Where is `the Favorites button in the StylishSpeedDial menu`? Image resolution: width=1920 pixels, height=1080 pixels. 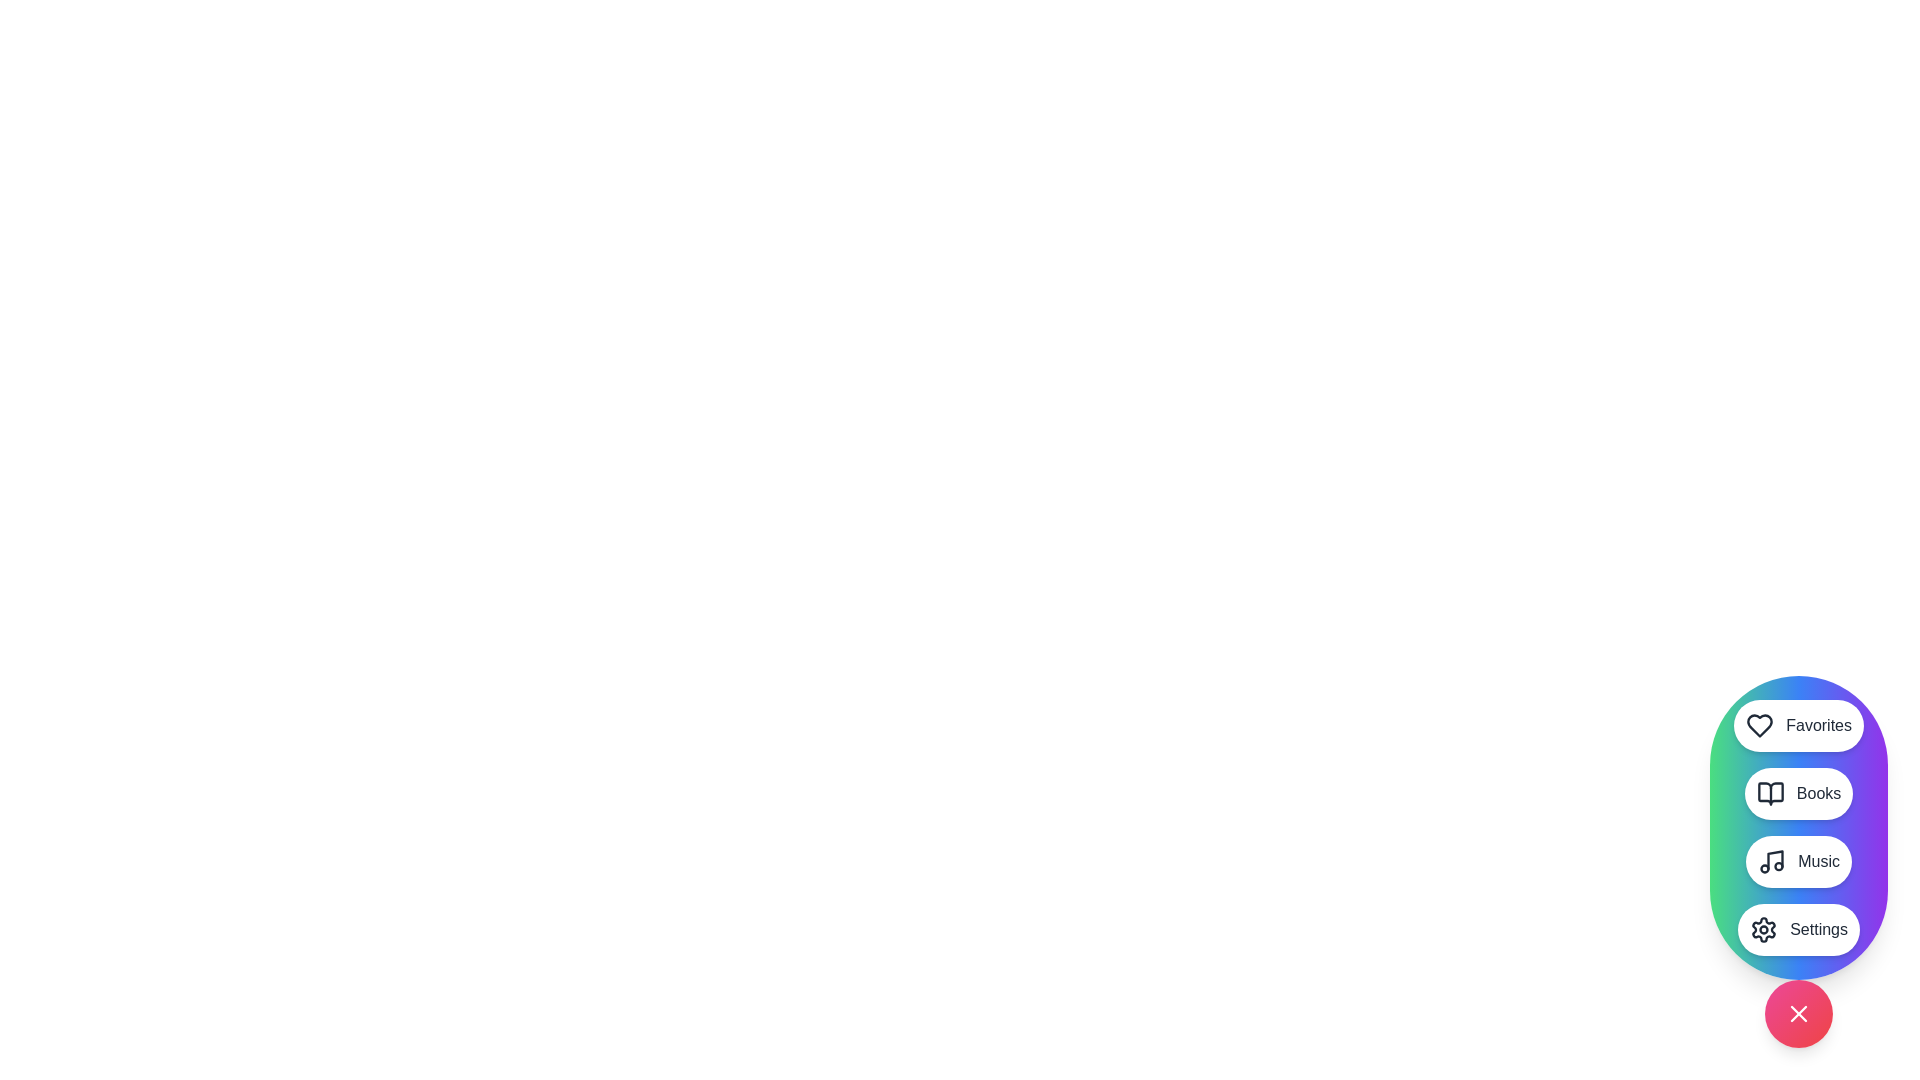 the Favorites button in the StylishSpeedDial menu is located at coordinates (1799, 725).